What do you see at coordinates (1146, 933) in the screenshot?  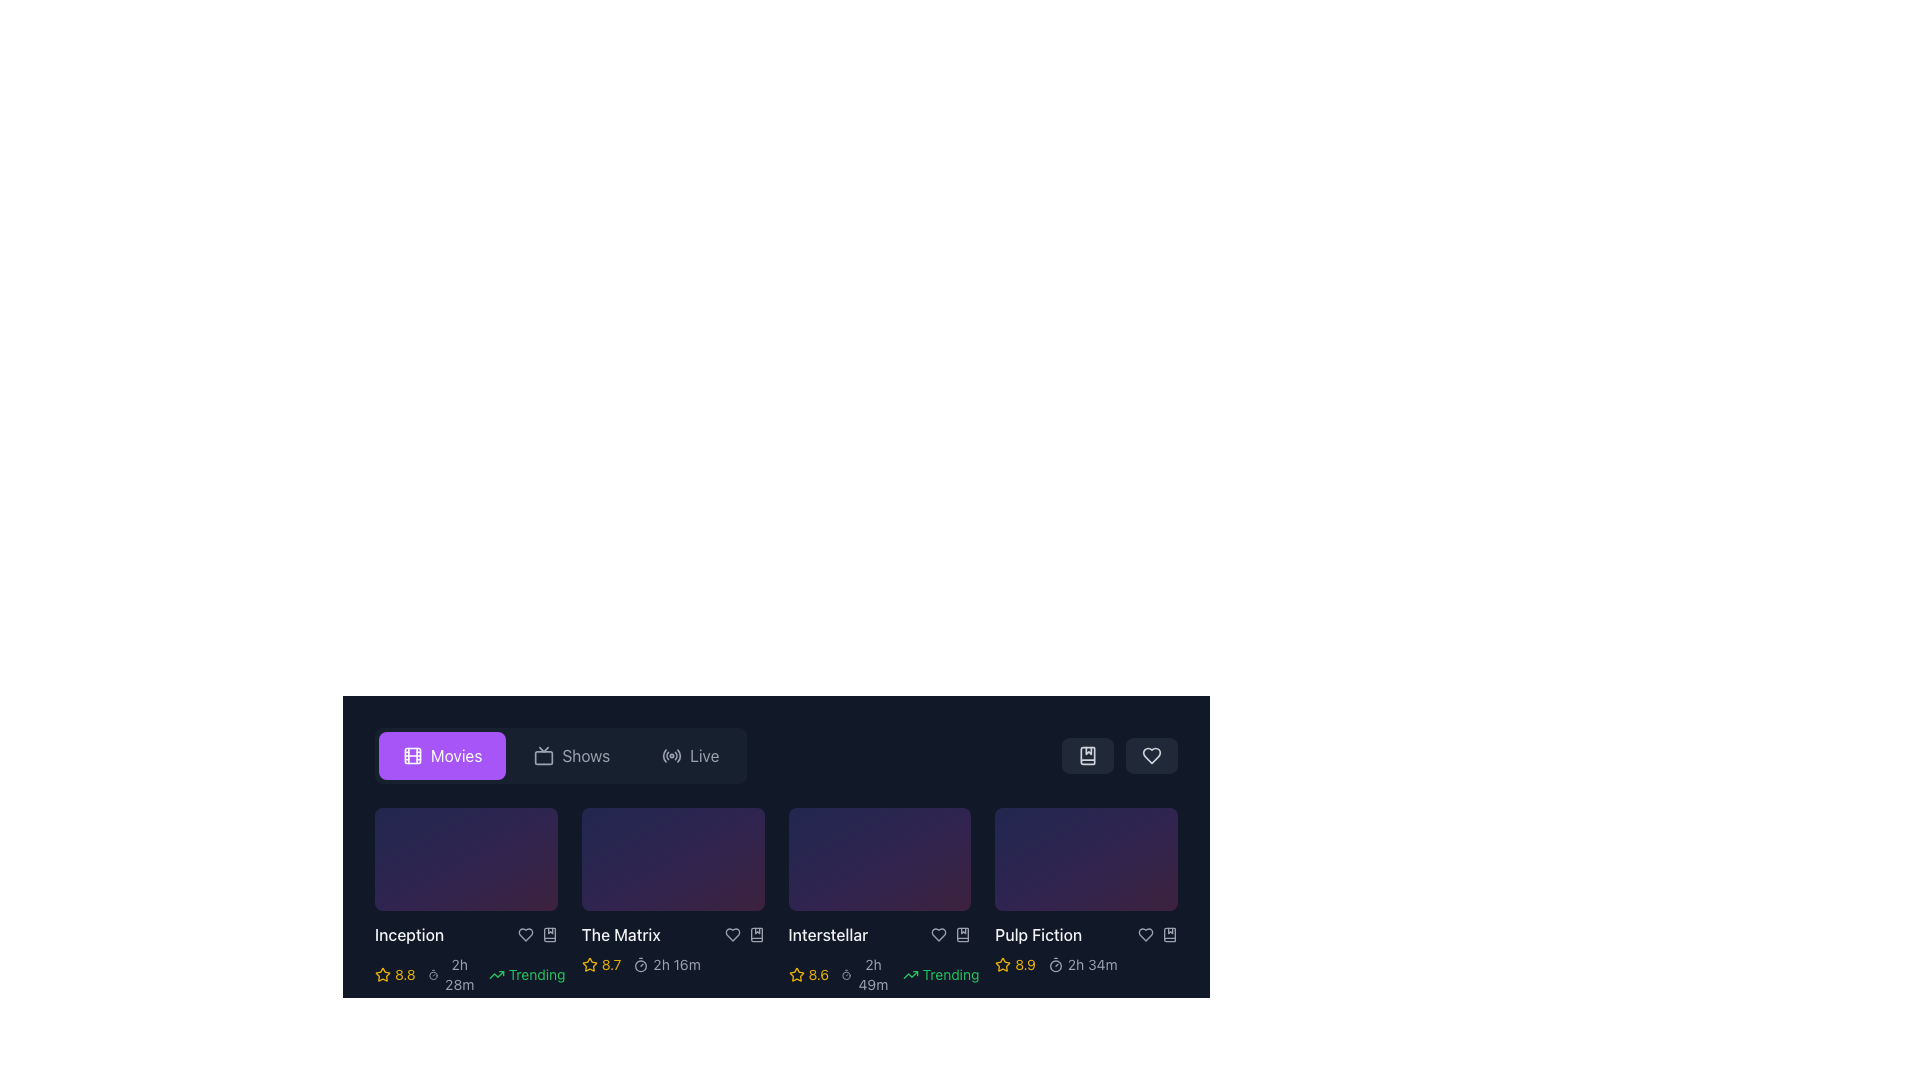 I see `the heart icon representing the 'like' functionality in the 'Pulp Fiction' movie card` at bounding box center [1146, 933].